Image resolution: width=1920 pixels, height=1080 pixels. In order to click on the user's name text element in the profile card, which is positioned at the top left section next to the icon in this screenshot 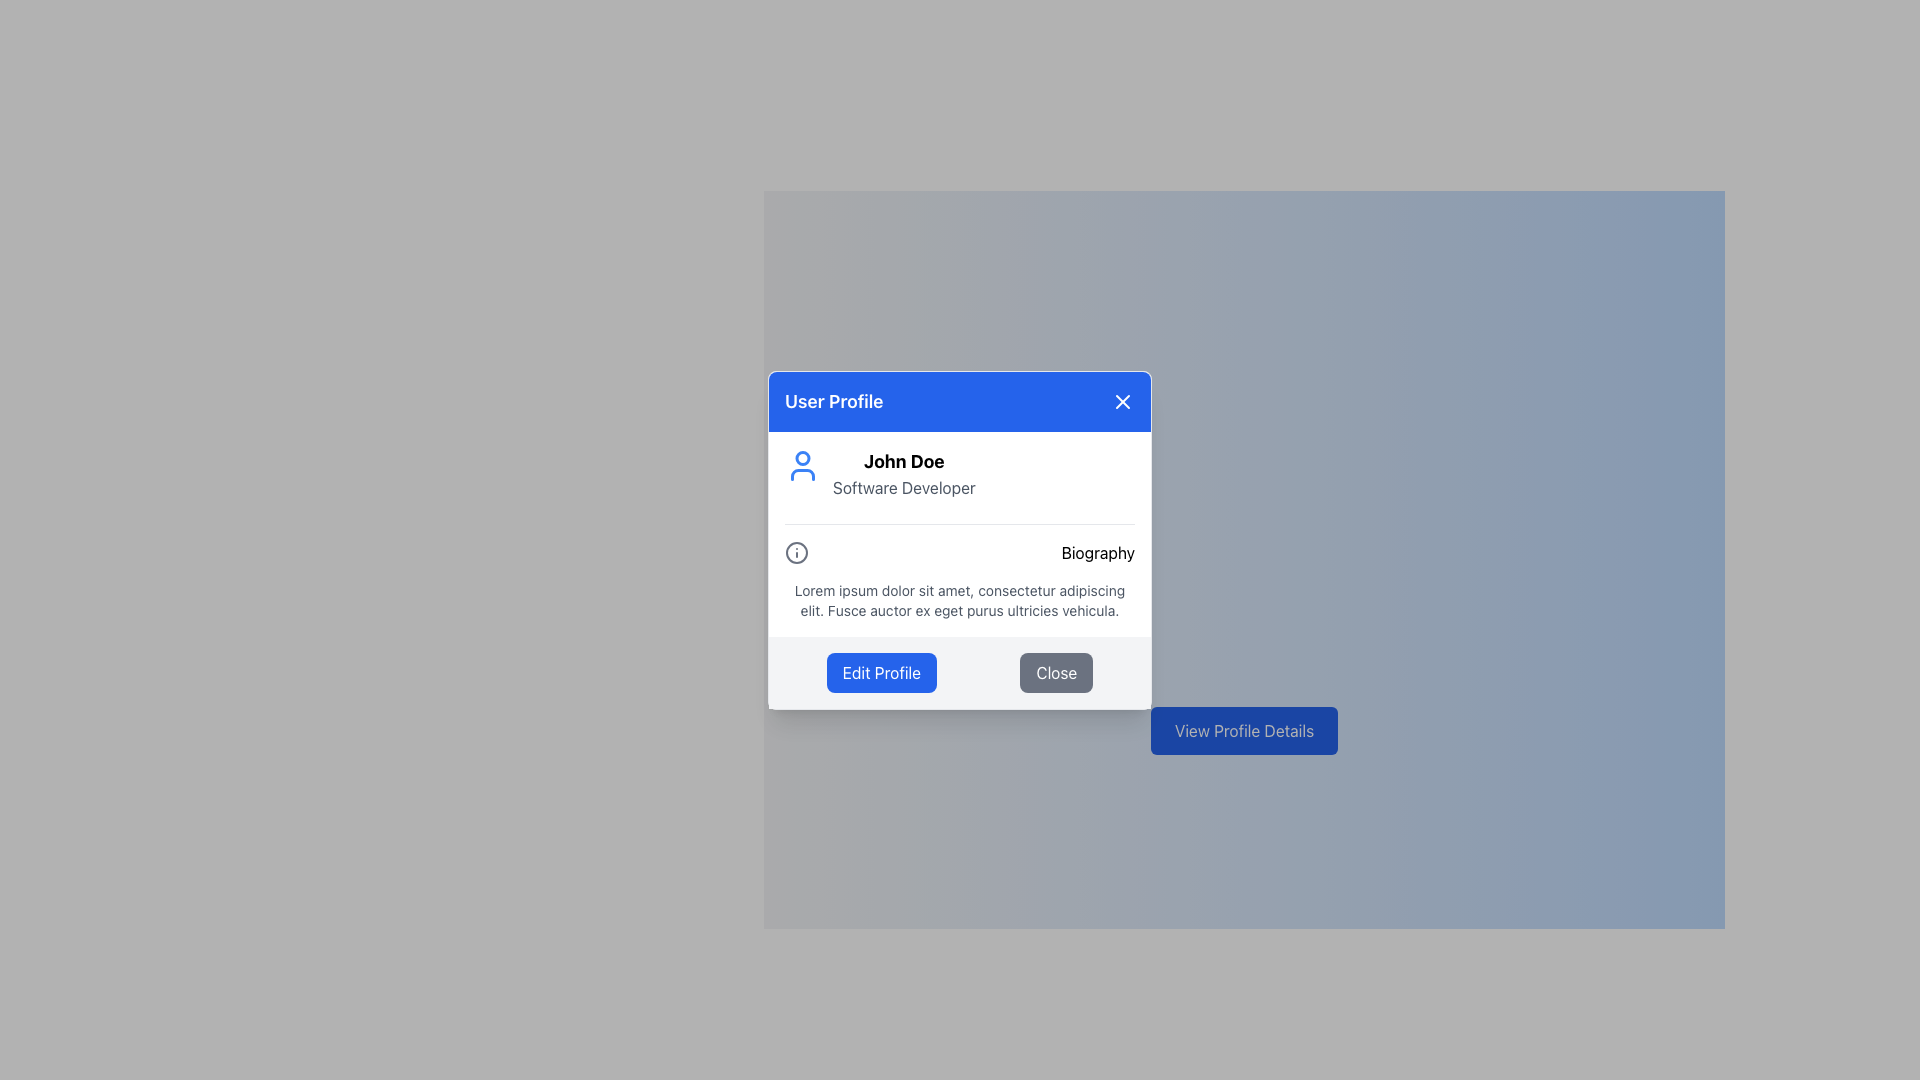, I will do `click(903, 461)`.